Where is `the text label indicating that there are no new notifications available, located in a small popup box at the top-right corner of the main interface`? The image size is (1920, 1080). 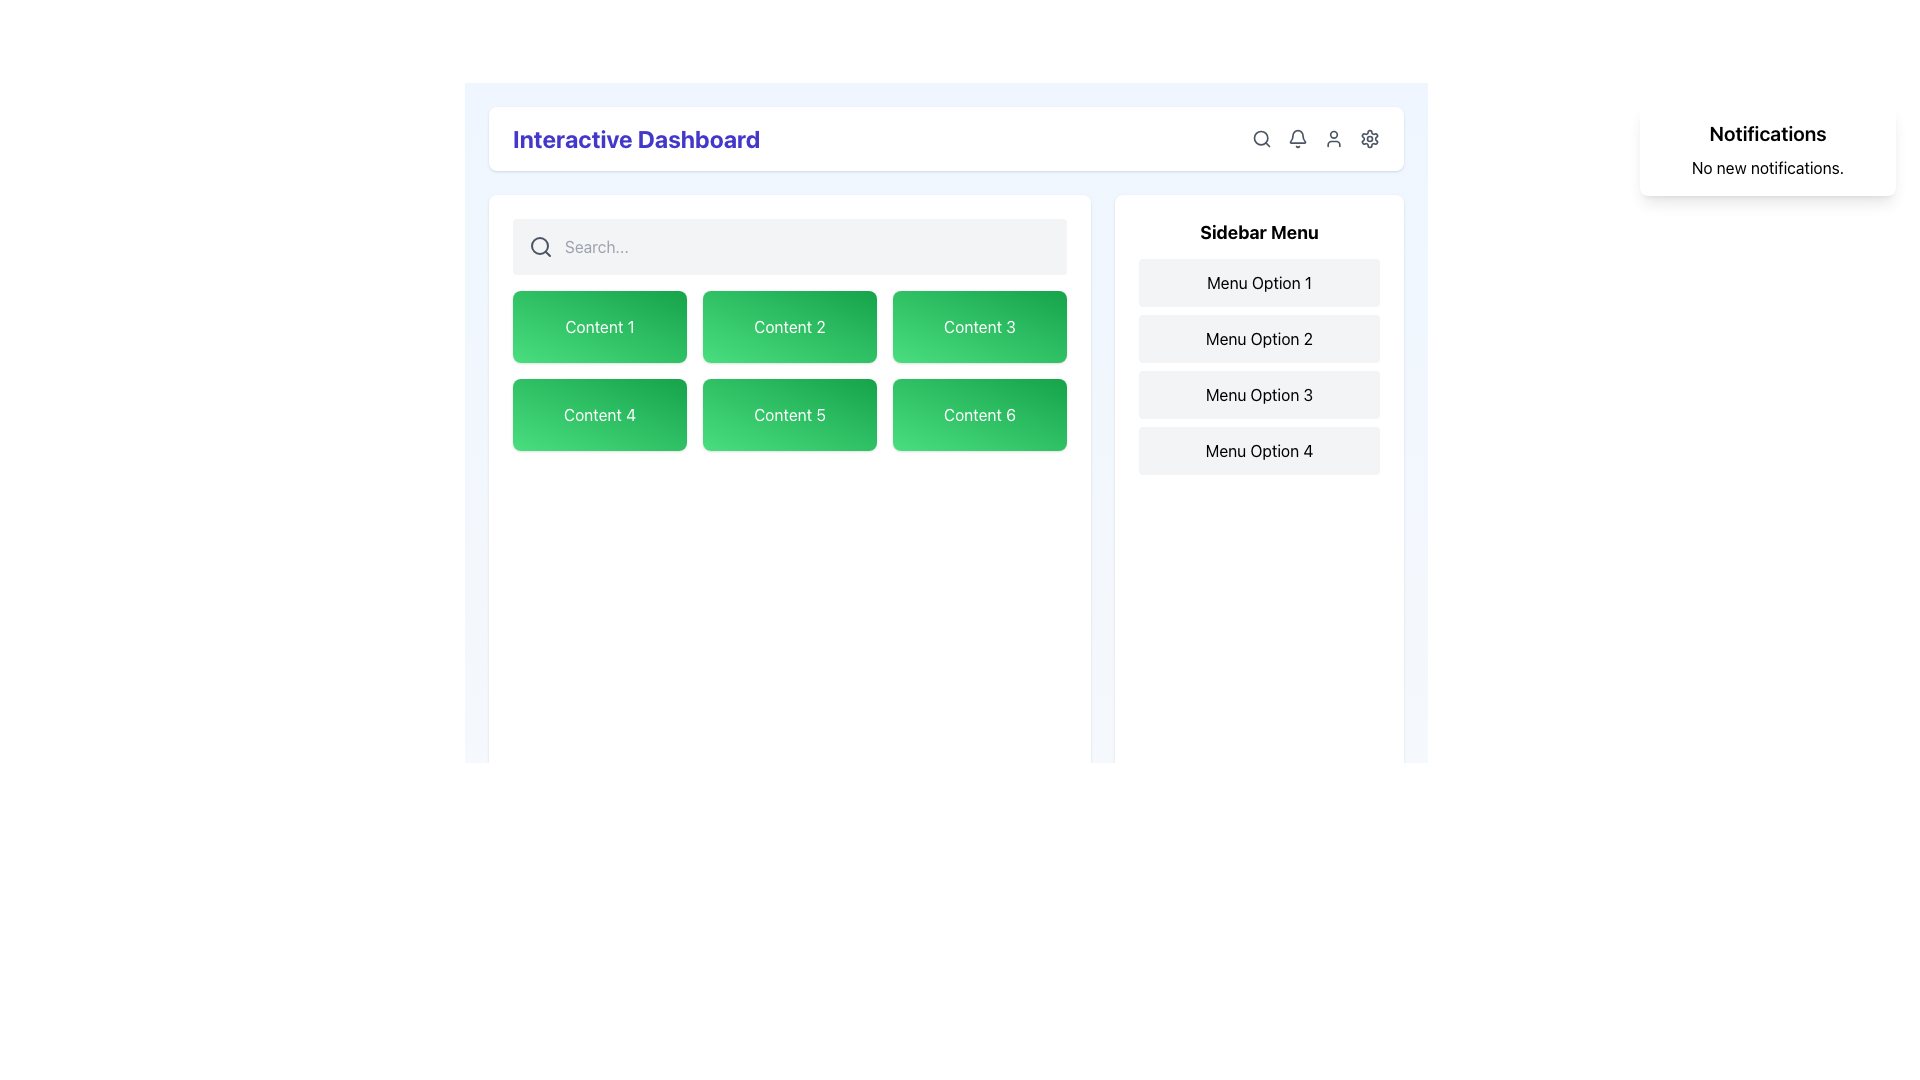 the text label indicating that there are no new notifications available, located in a small popup box at the top-right corner of the main interface is located at coordinates (1767, 167).